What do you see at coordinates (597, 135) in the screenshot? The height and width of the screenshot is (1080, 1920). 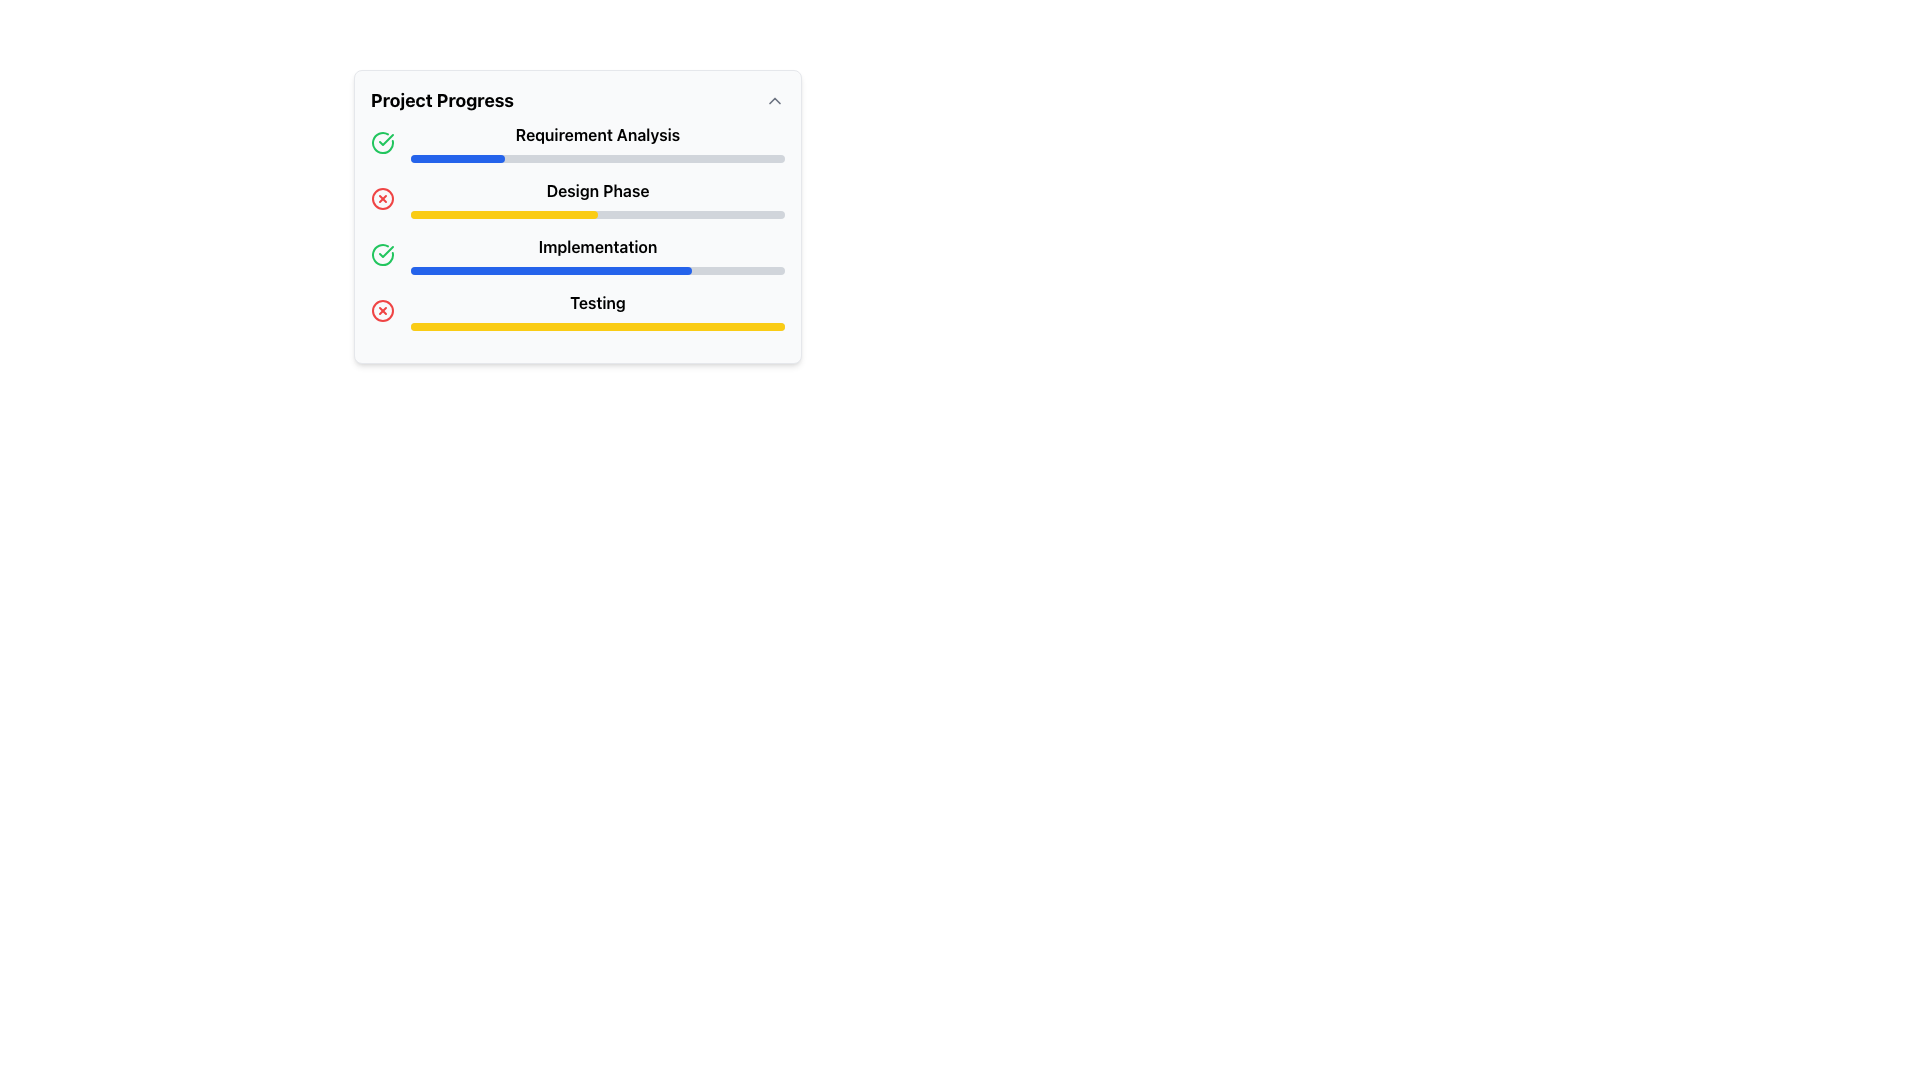 I see `the static text label displaying 'Requirement Analysis', which is positioned at the top of the progress section, directly above the progress bar in the 'Project Progress' section` at bounding box center [597, 135].